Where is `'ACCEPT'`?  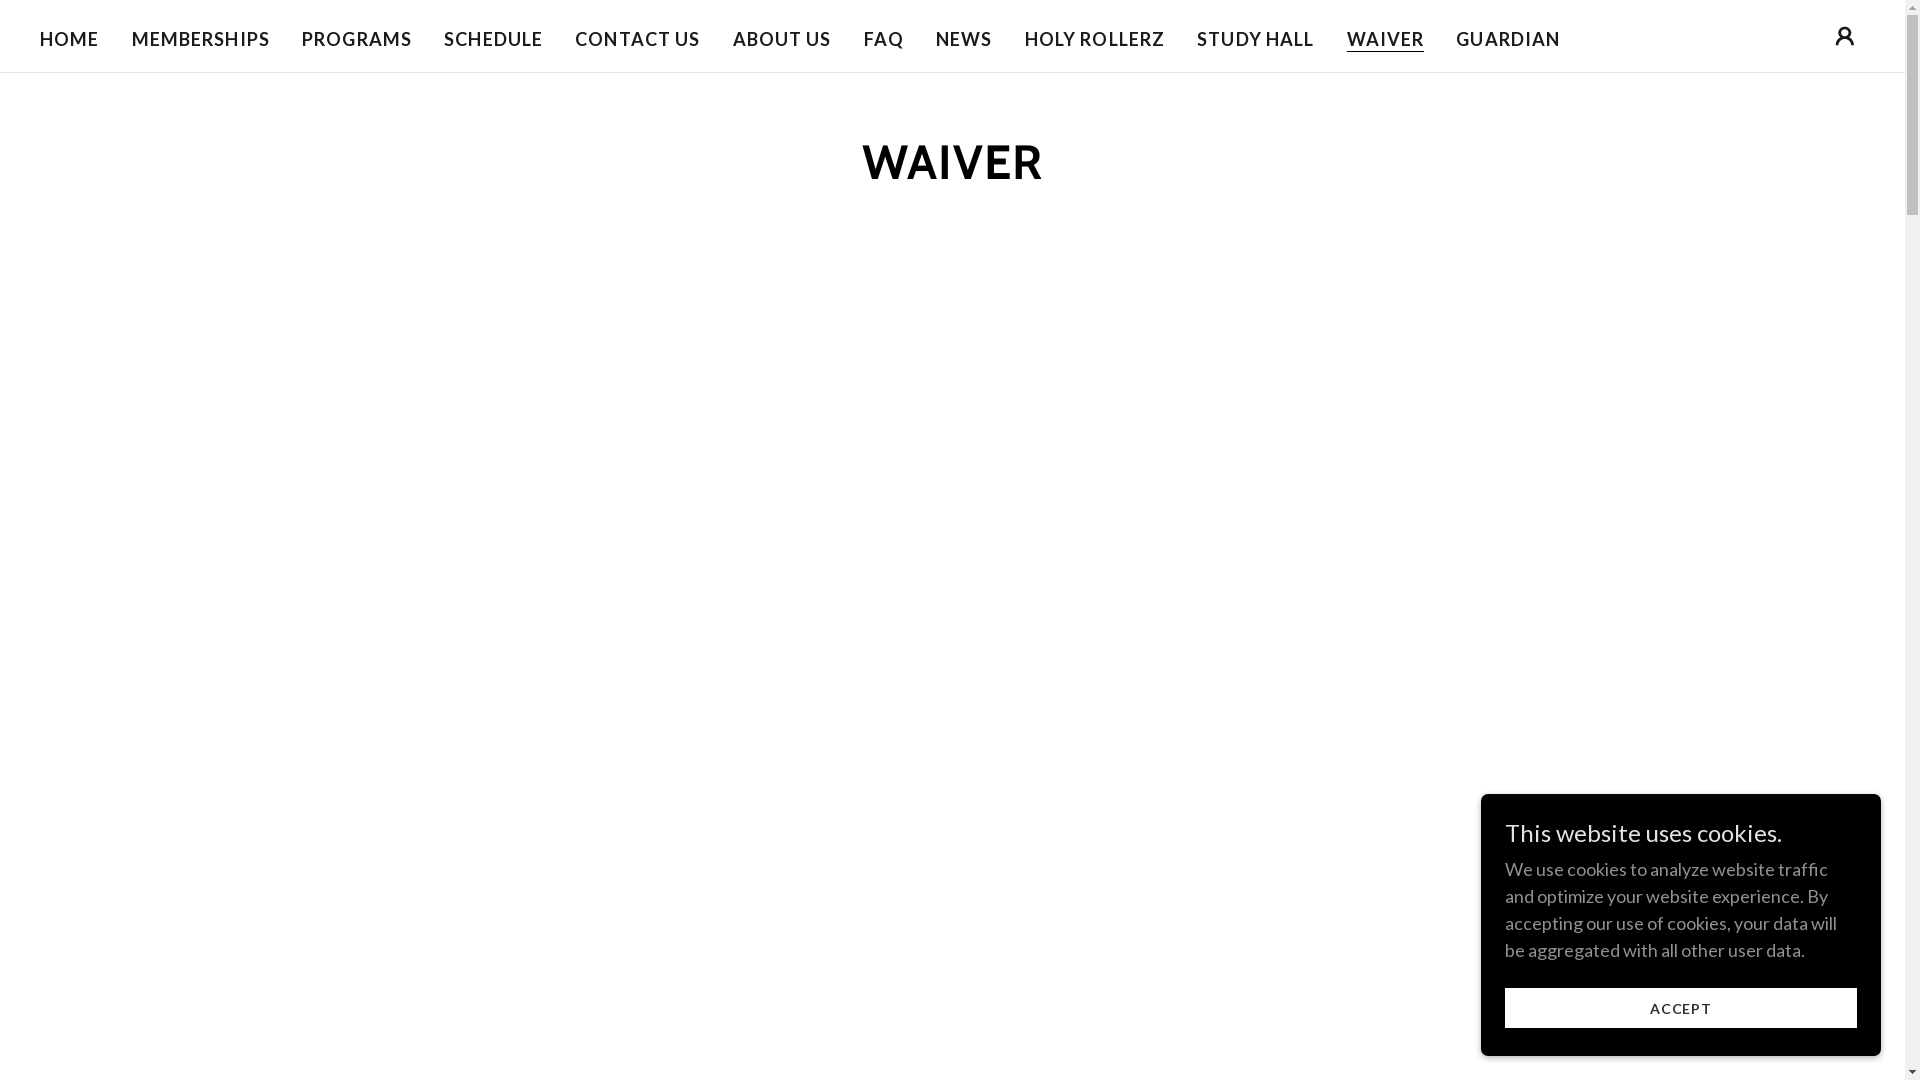
'ACCEPT' is located at coordinates (1680, 1007).